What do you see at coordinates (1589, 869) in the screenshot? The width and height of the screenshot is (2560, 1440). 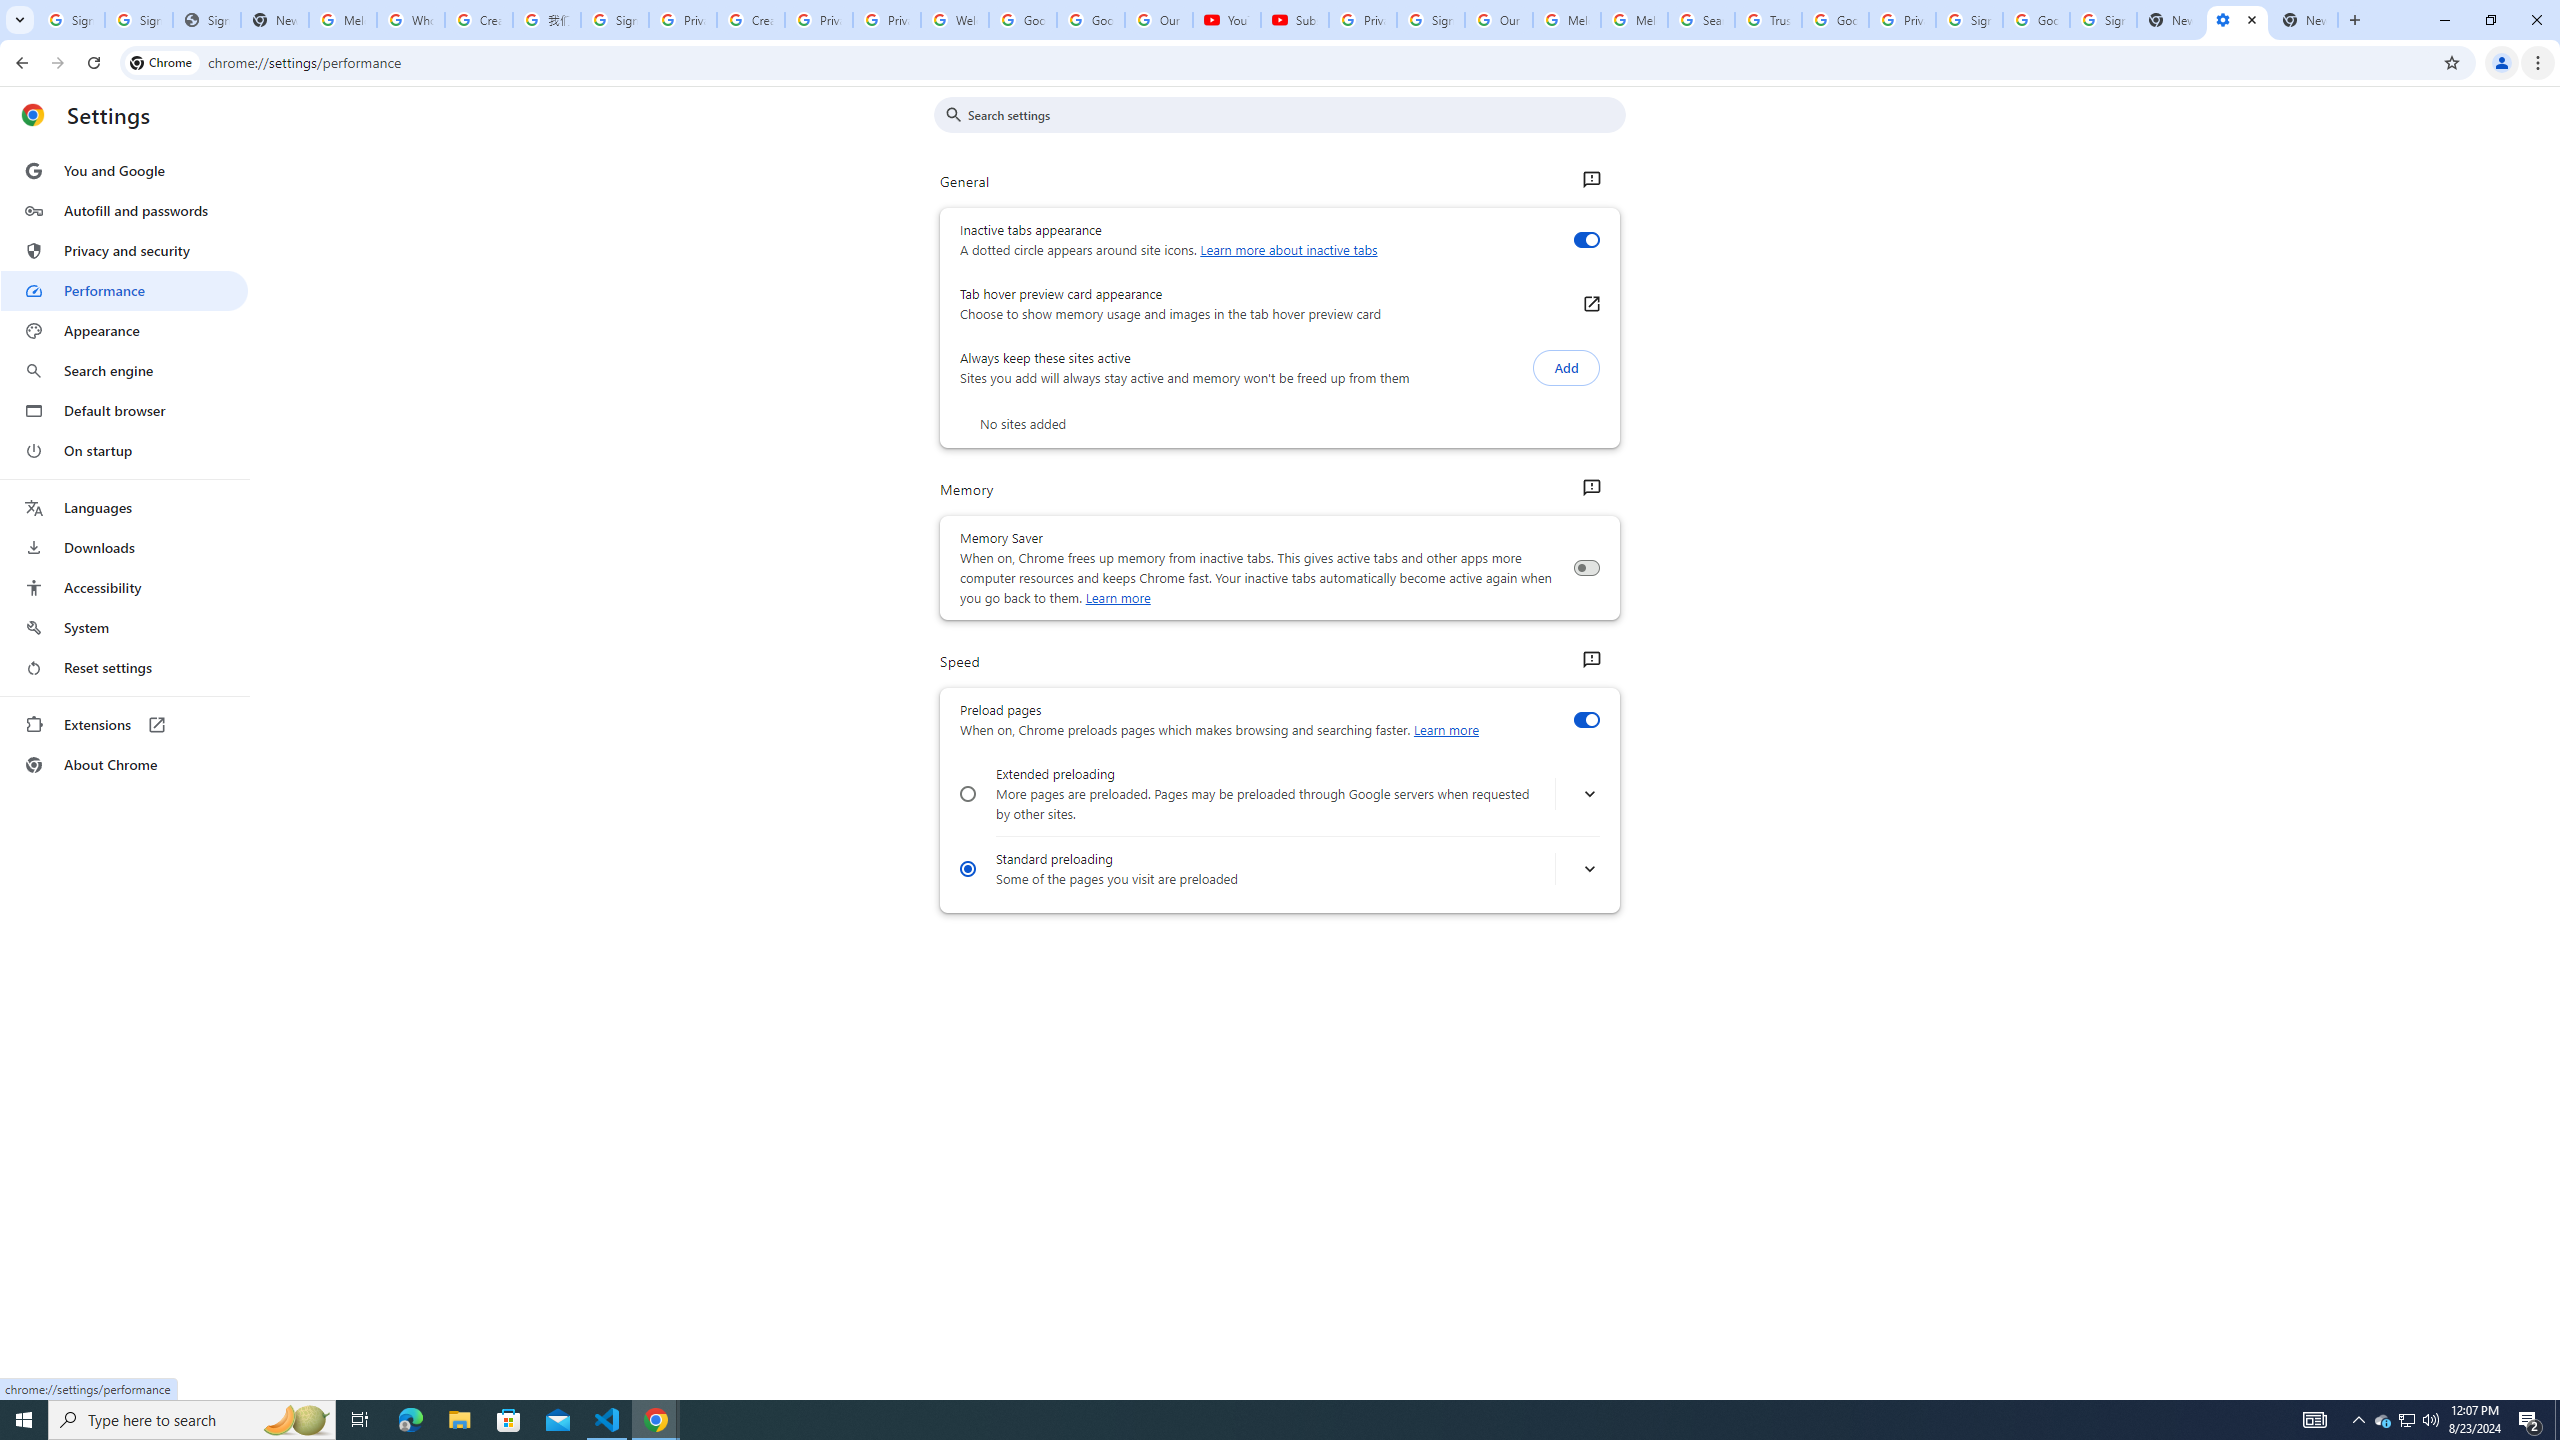 I see `' More info about turning on standard preloading'` at bounding box center [1589, 869].